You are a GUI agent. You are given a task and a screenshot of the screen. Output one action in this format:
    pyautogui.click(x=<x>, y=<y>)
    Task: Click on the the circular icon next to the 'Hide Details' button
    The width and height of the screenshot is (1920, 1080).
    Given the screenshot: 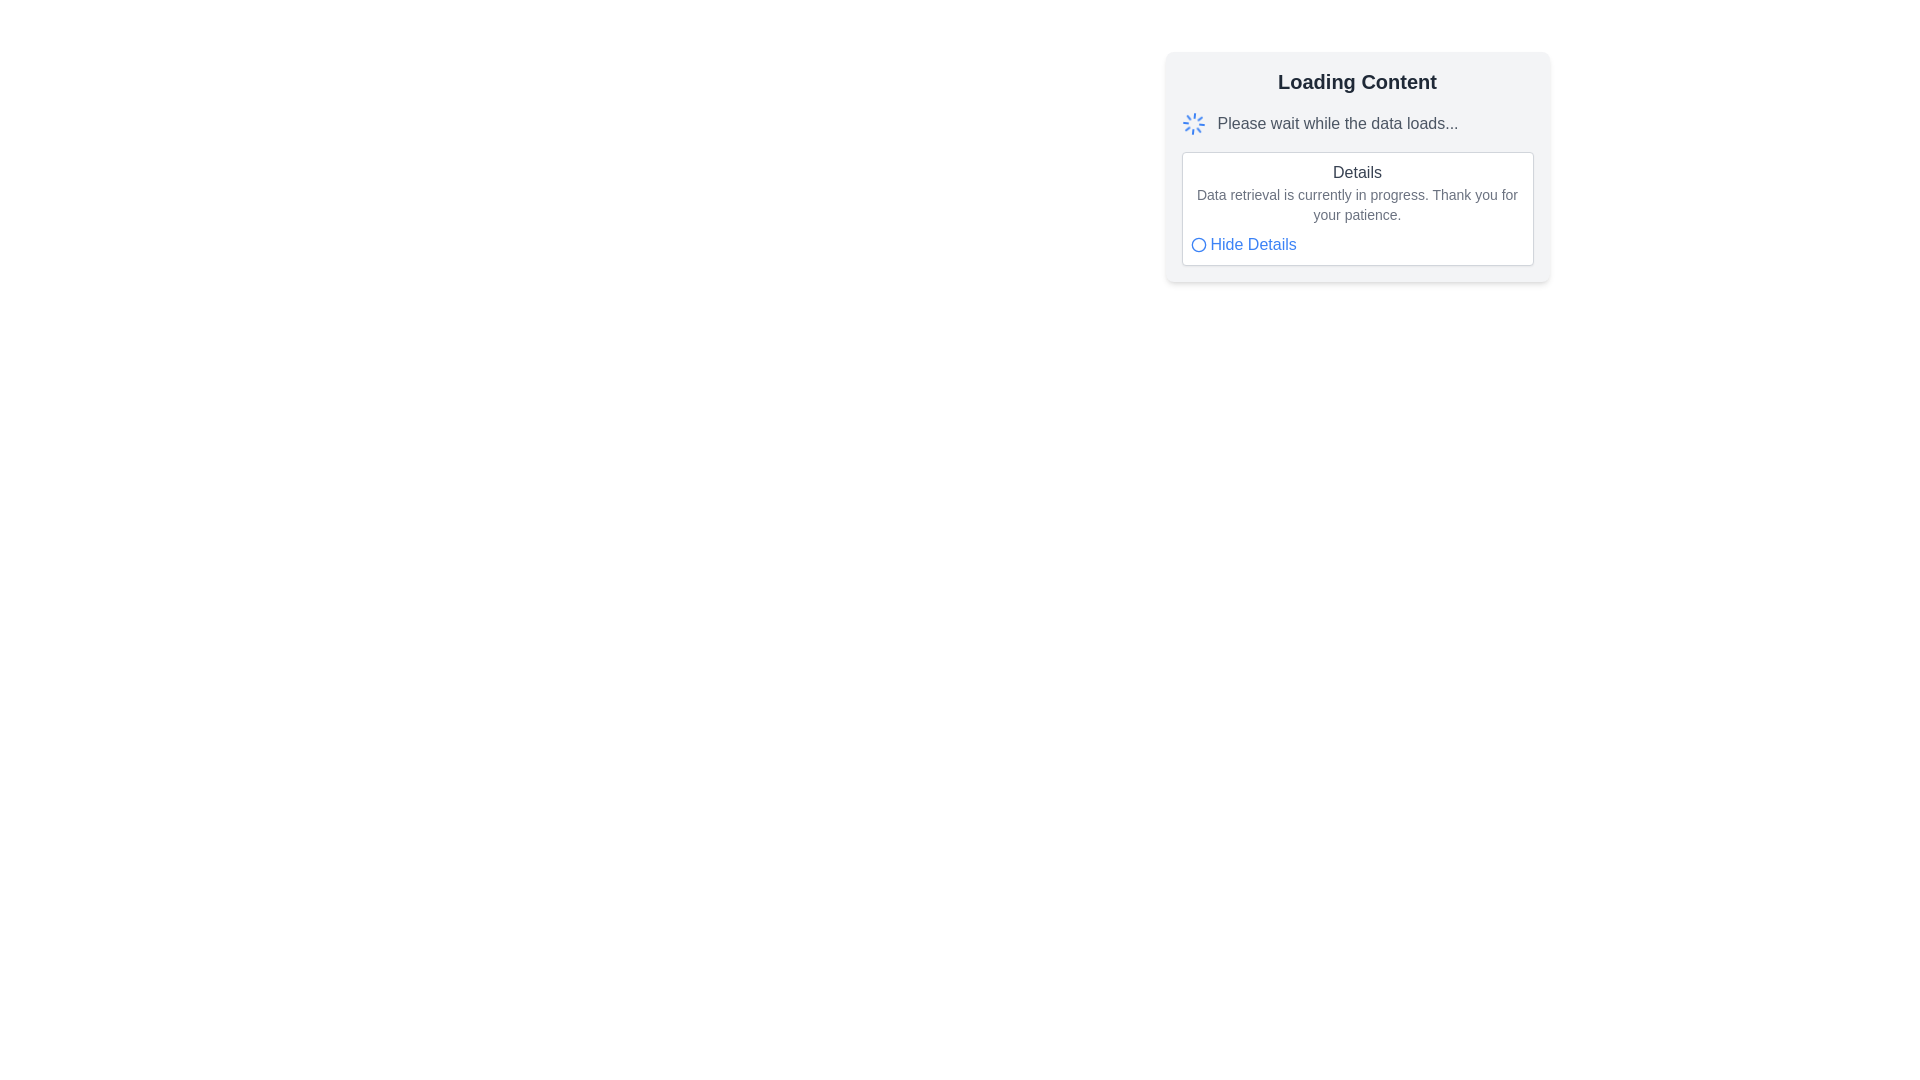 What is the action you would take?
    pyautogui.click(x=1242, y=244)
    